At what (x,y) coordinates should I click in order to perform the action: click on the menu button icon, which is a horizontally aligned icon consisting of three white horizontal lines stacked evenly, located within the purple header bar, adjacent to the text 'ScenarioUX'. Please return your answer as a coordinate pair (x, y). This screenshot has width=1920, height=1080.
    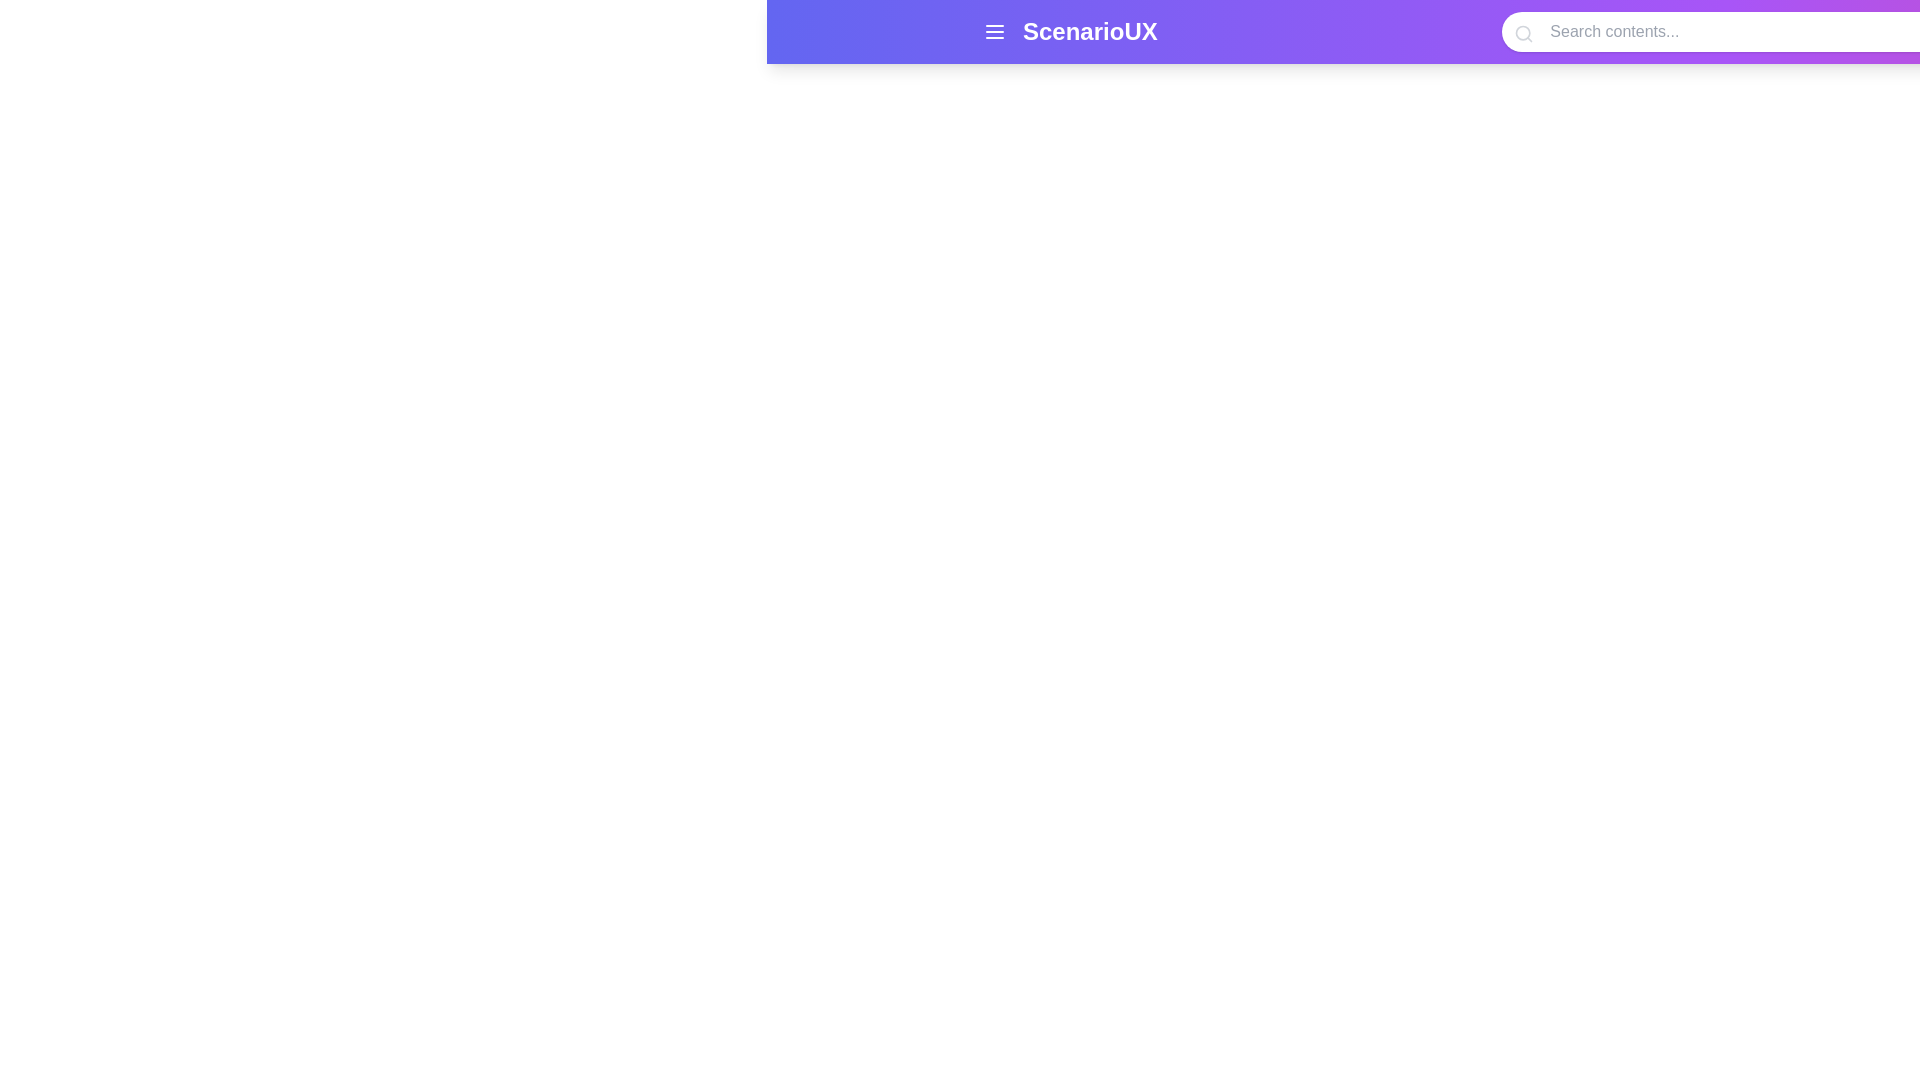
    Looking at the image, I should click on (994, 31).